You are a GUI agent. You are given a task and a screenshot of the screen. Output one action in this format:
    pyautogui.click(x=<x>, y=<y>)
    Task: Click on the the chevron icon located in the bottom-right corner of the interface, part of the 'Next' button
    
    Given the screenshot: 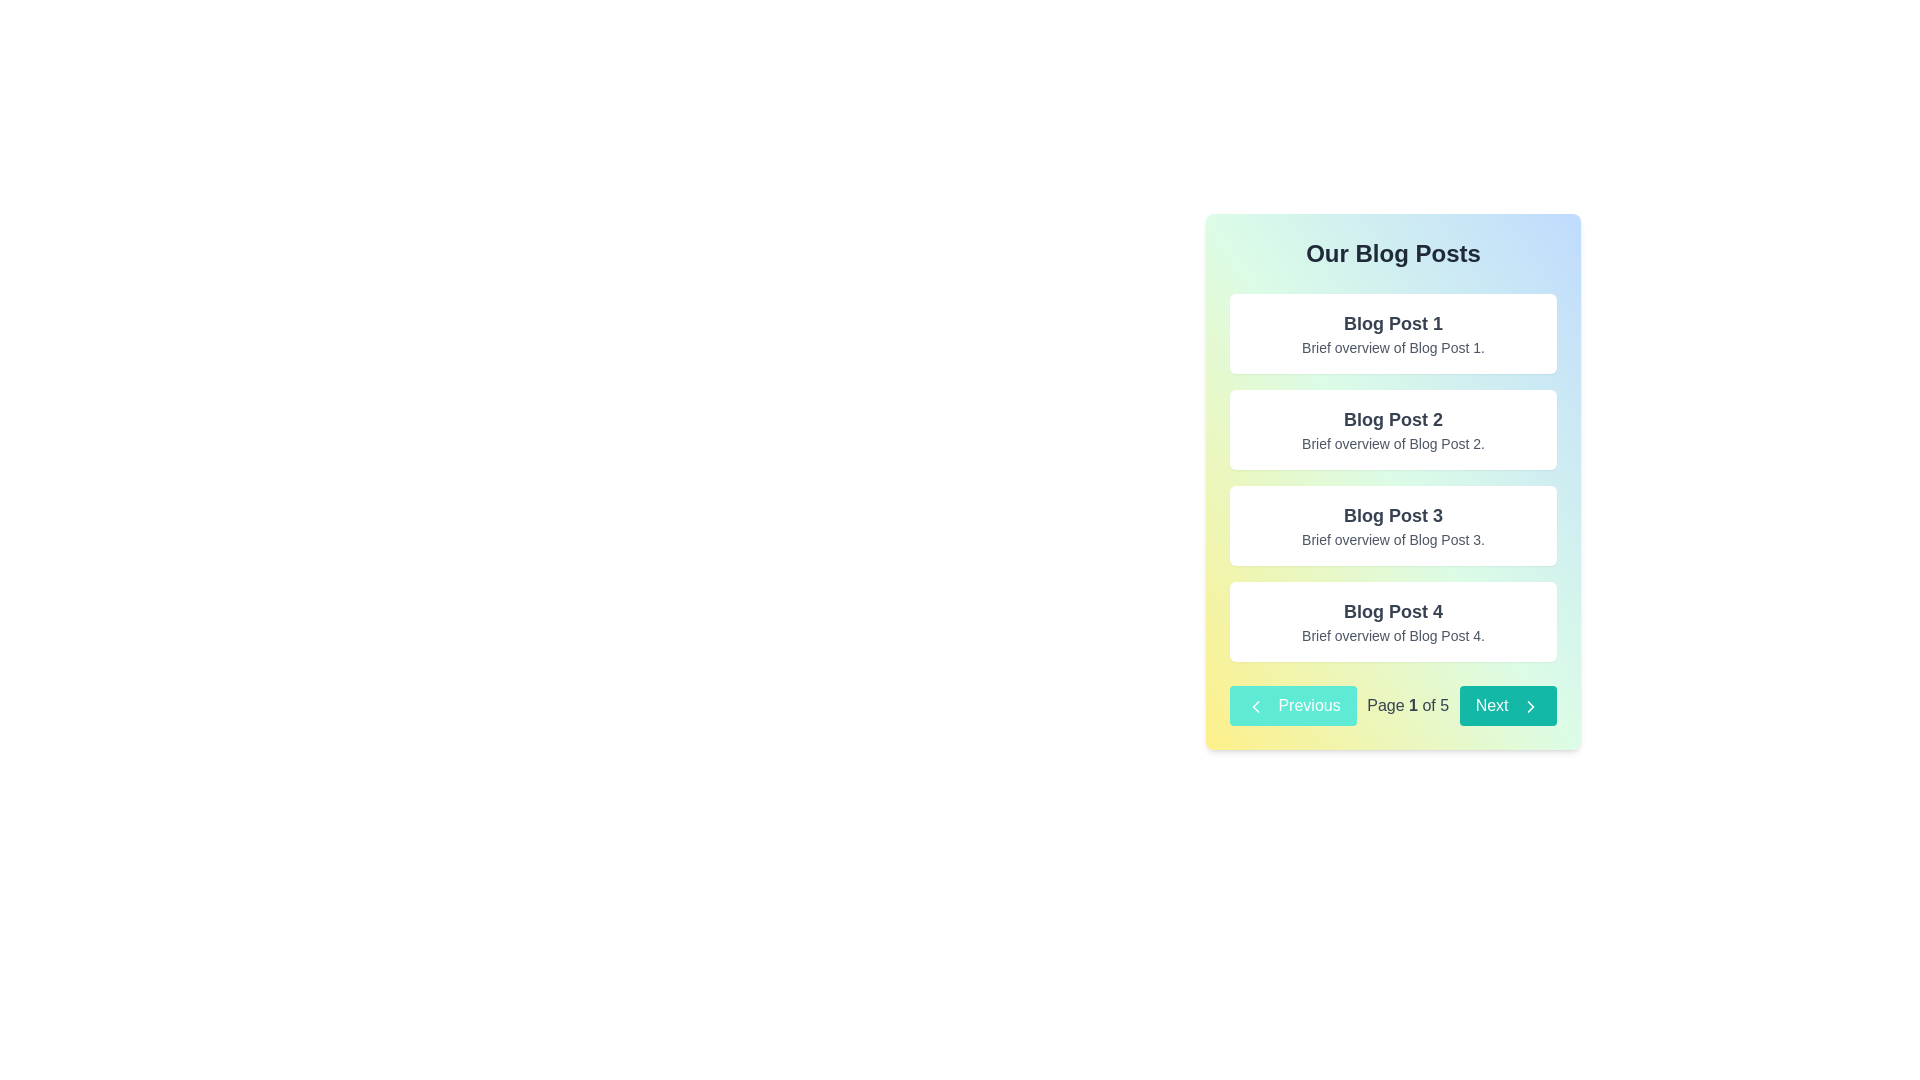 What is the action you would take?
    pyautogui.click(x=1530, y=704)
    